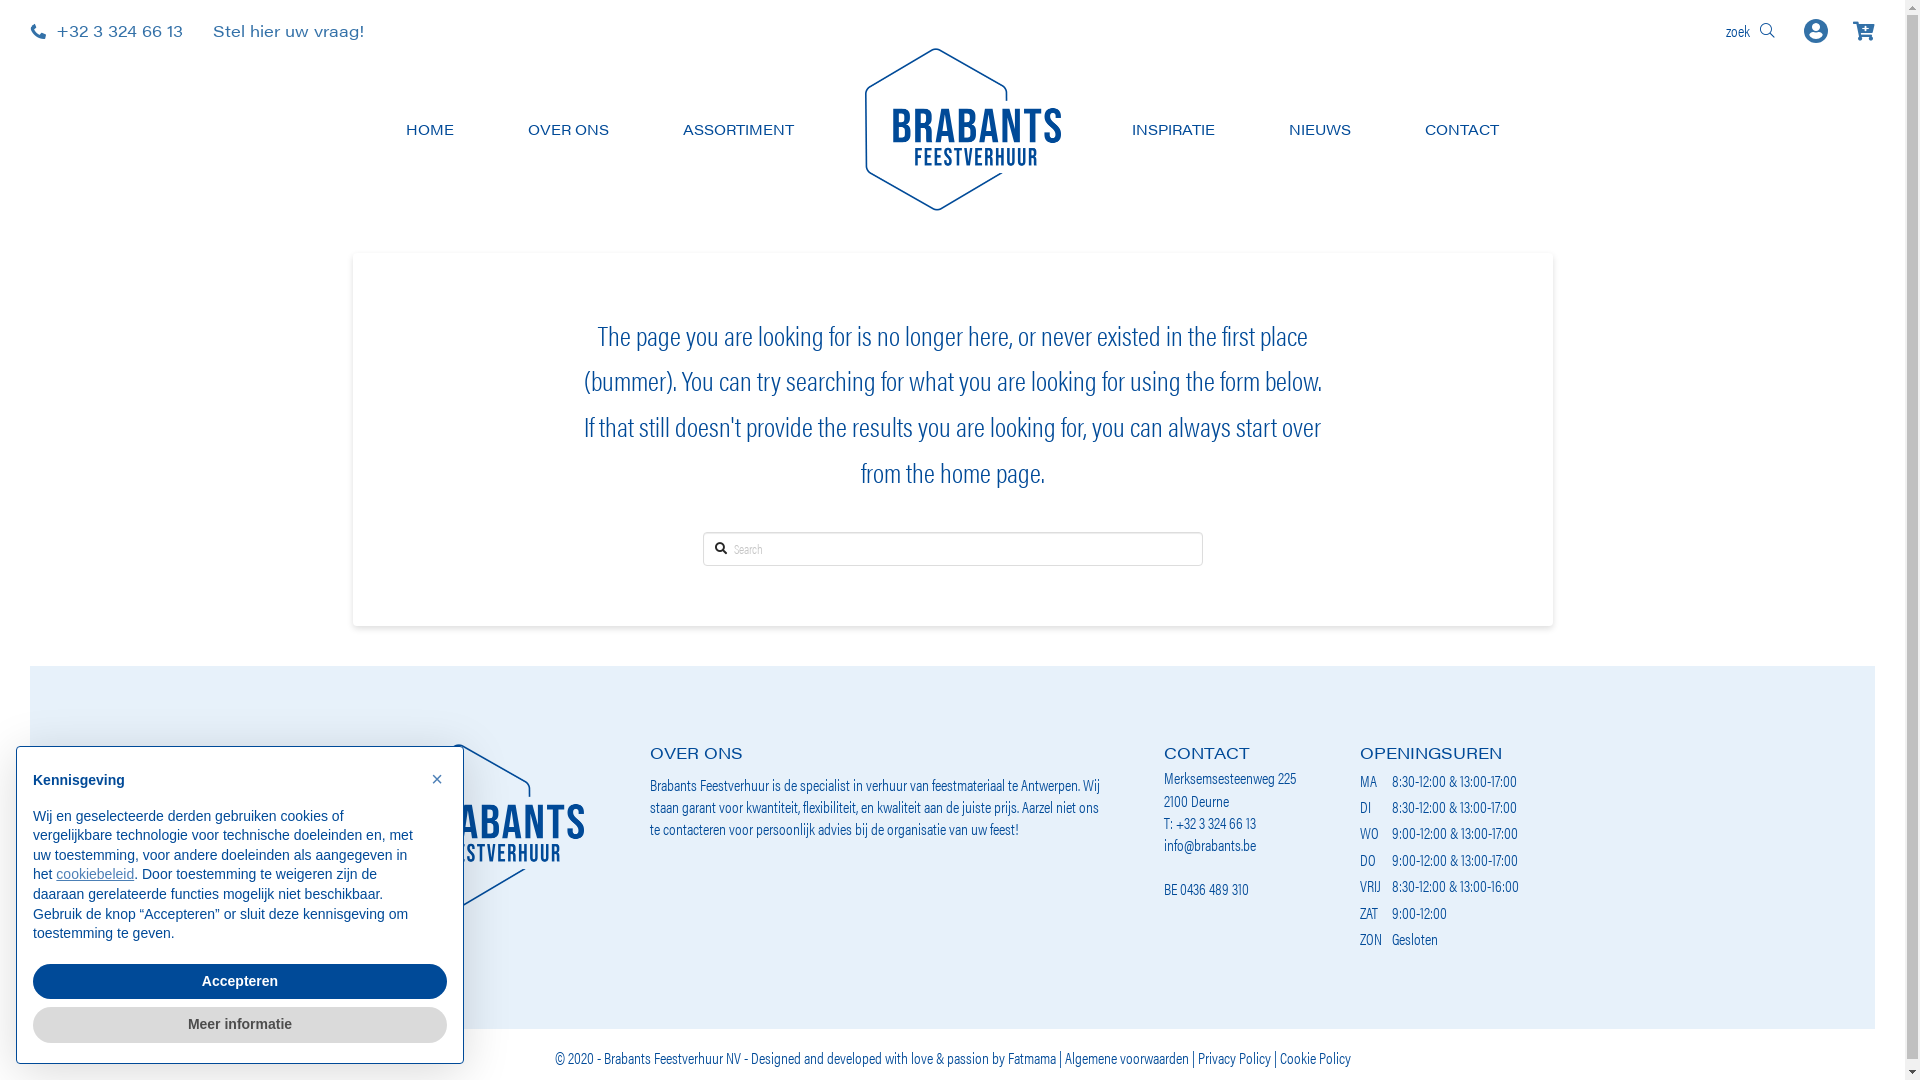  What do you see at coordinates (1720, 30) in the screenshot?
I see `'zoek'` at bounding box center [1720, 30].